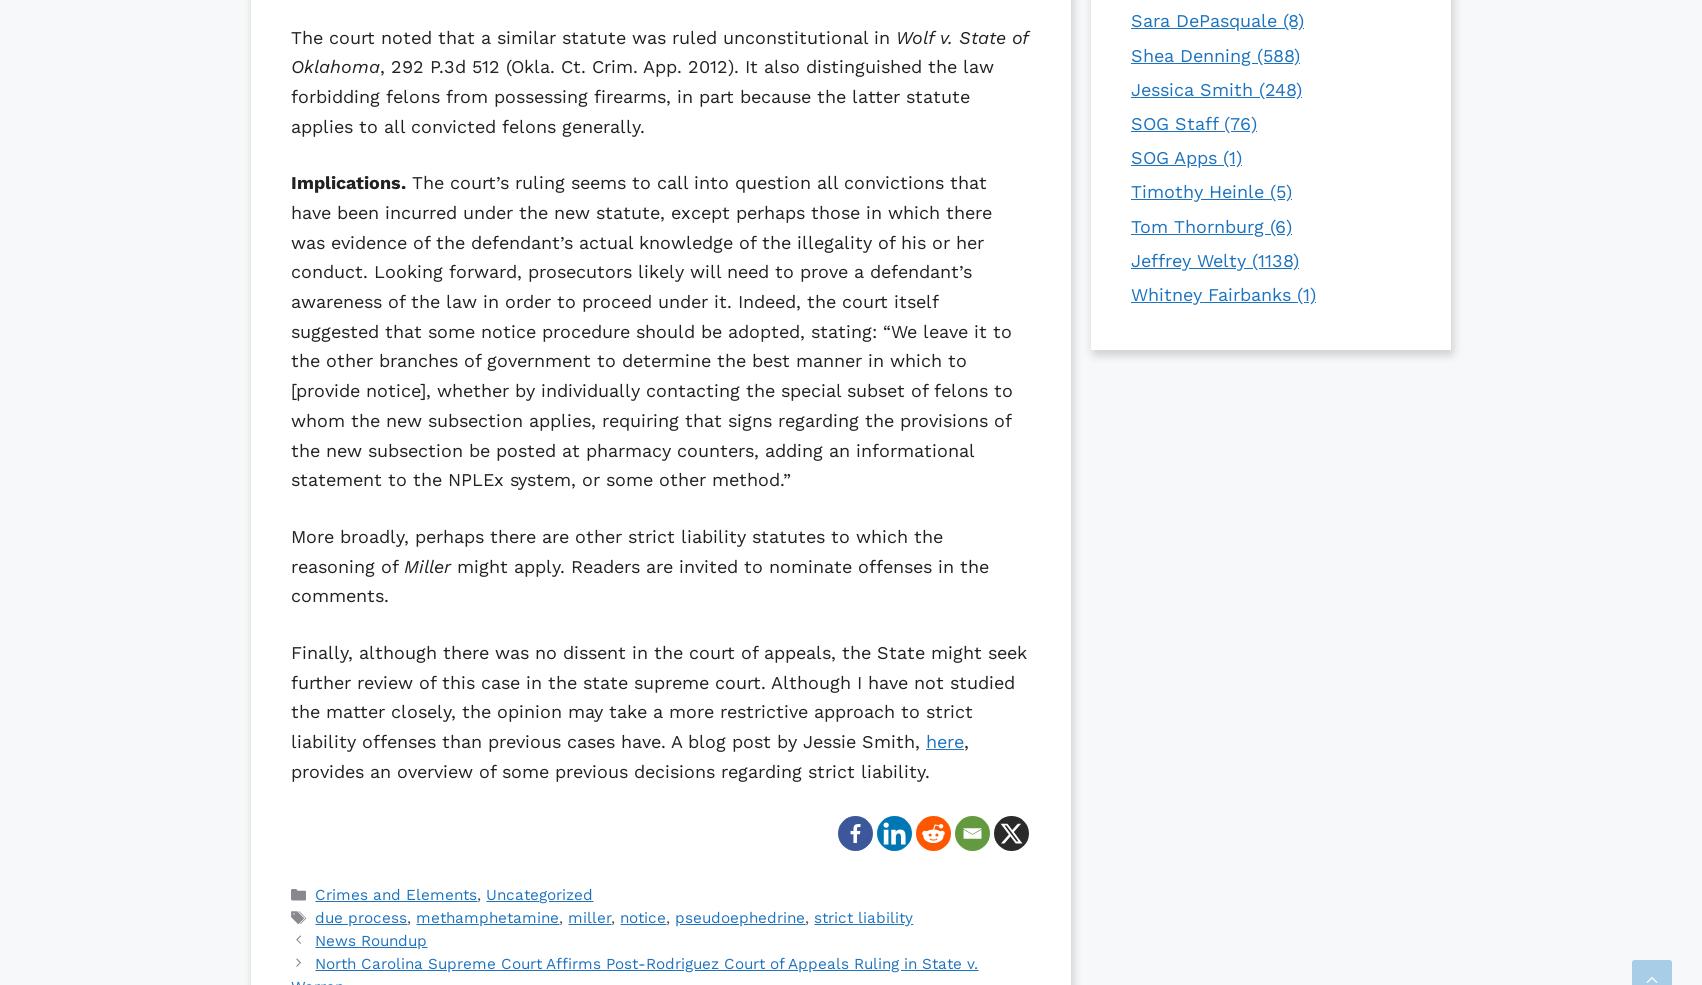 This screenshot has width=1702, height=985. Describe the element at coordinates (944, 741) in the screenshot. I see `'here'` at that location.